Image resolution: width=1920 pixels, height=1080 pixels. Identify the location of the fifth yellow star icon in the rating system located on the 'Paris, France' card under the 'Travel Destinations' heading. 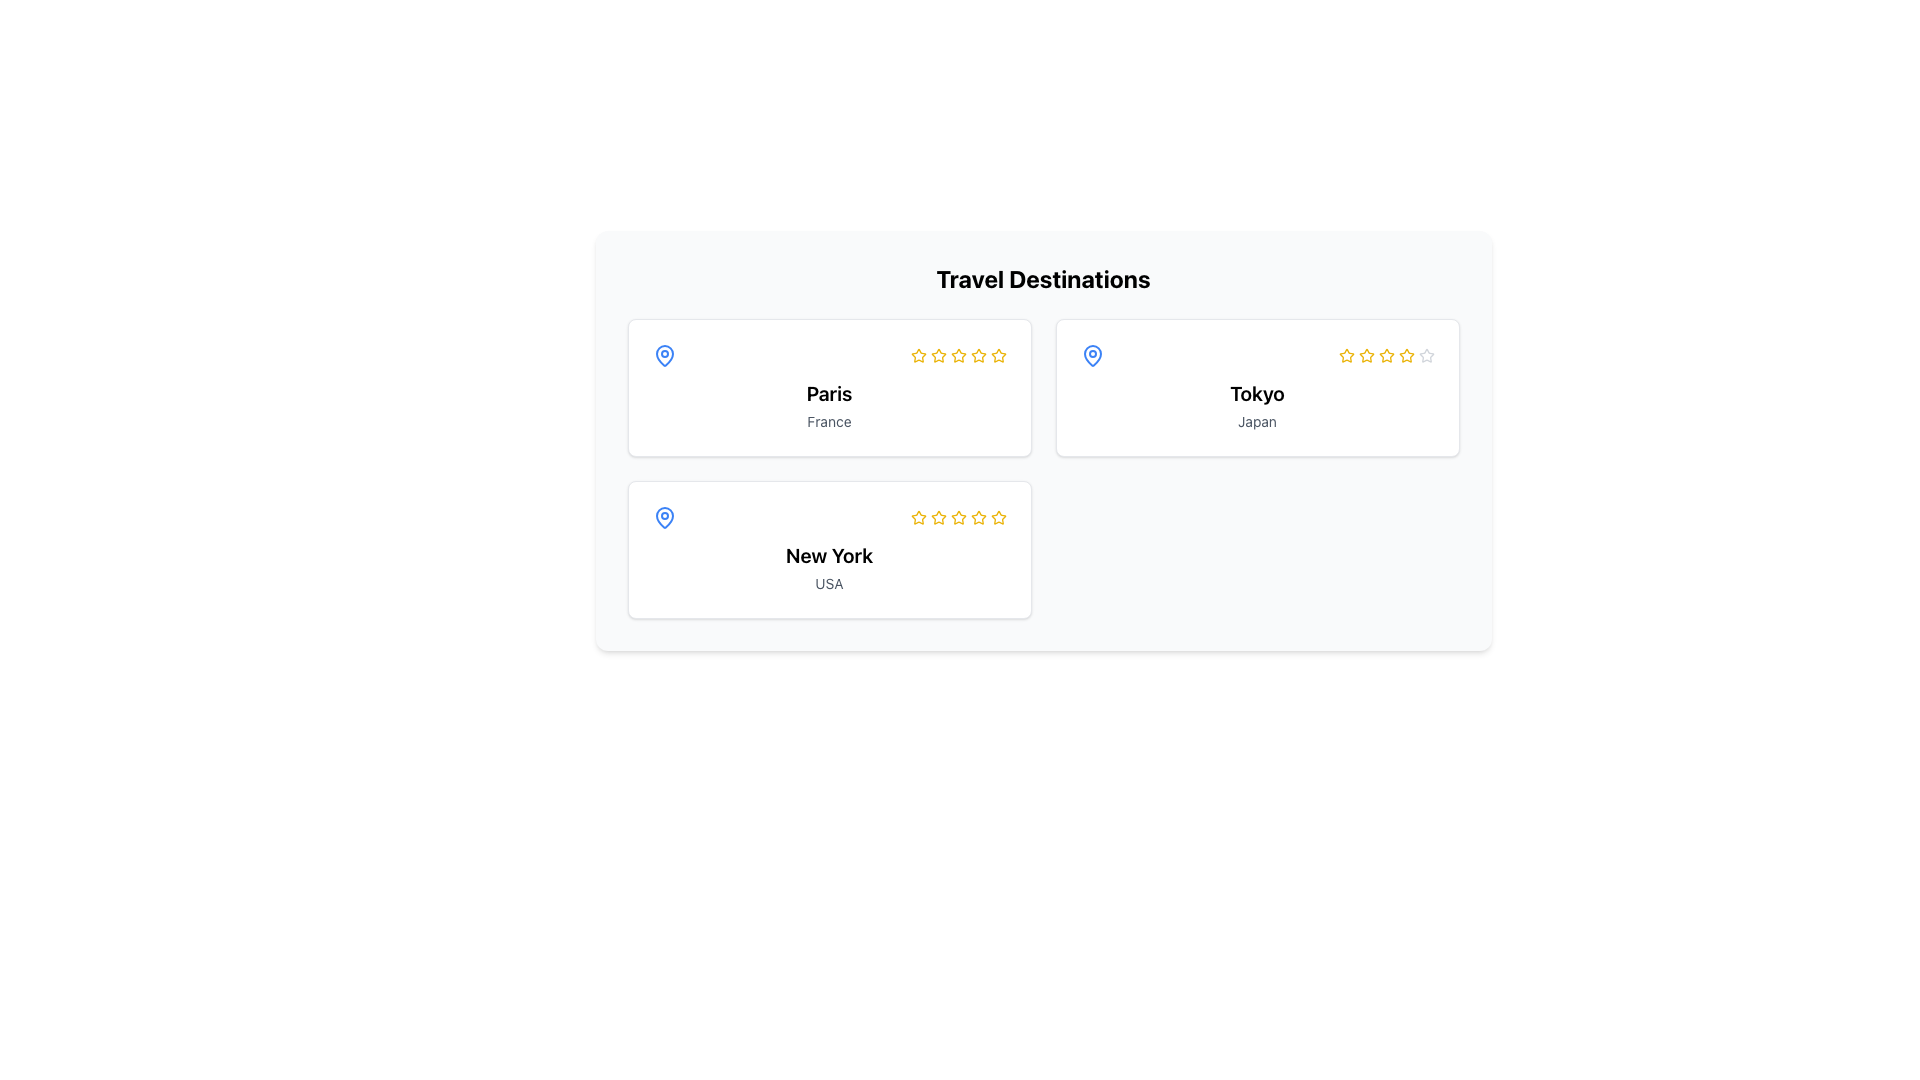
(978, 354).